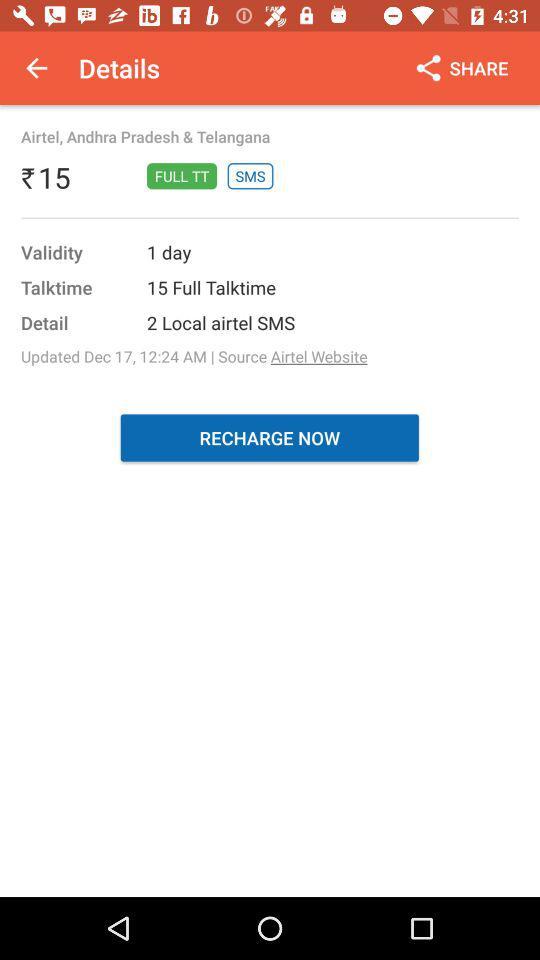 Image resolution: width=540 pixels, height=960 pixels. Describe the element at coordinates (460, 68) in the screenshot. I see `the share icon` at that location.